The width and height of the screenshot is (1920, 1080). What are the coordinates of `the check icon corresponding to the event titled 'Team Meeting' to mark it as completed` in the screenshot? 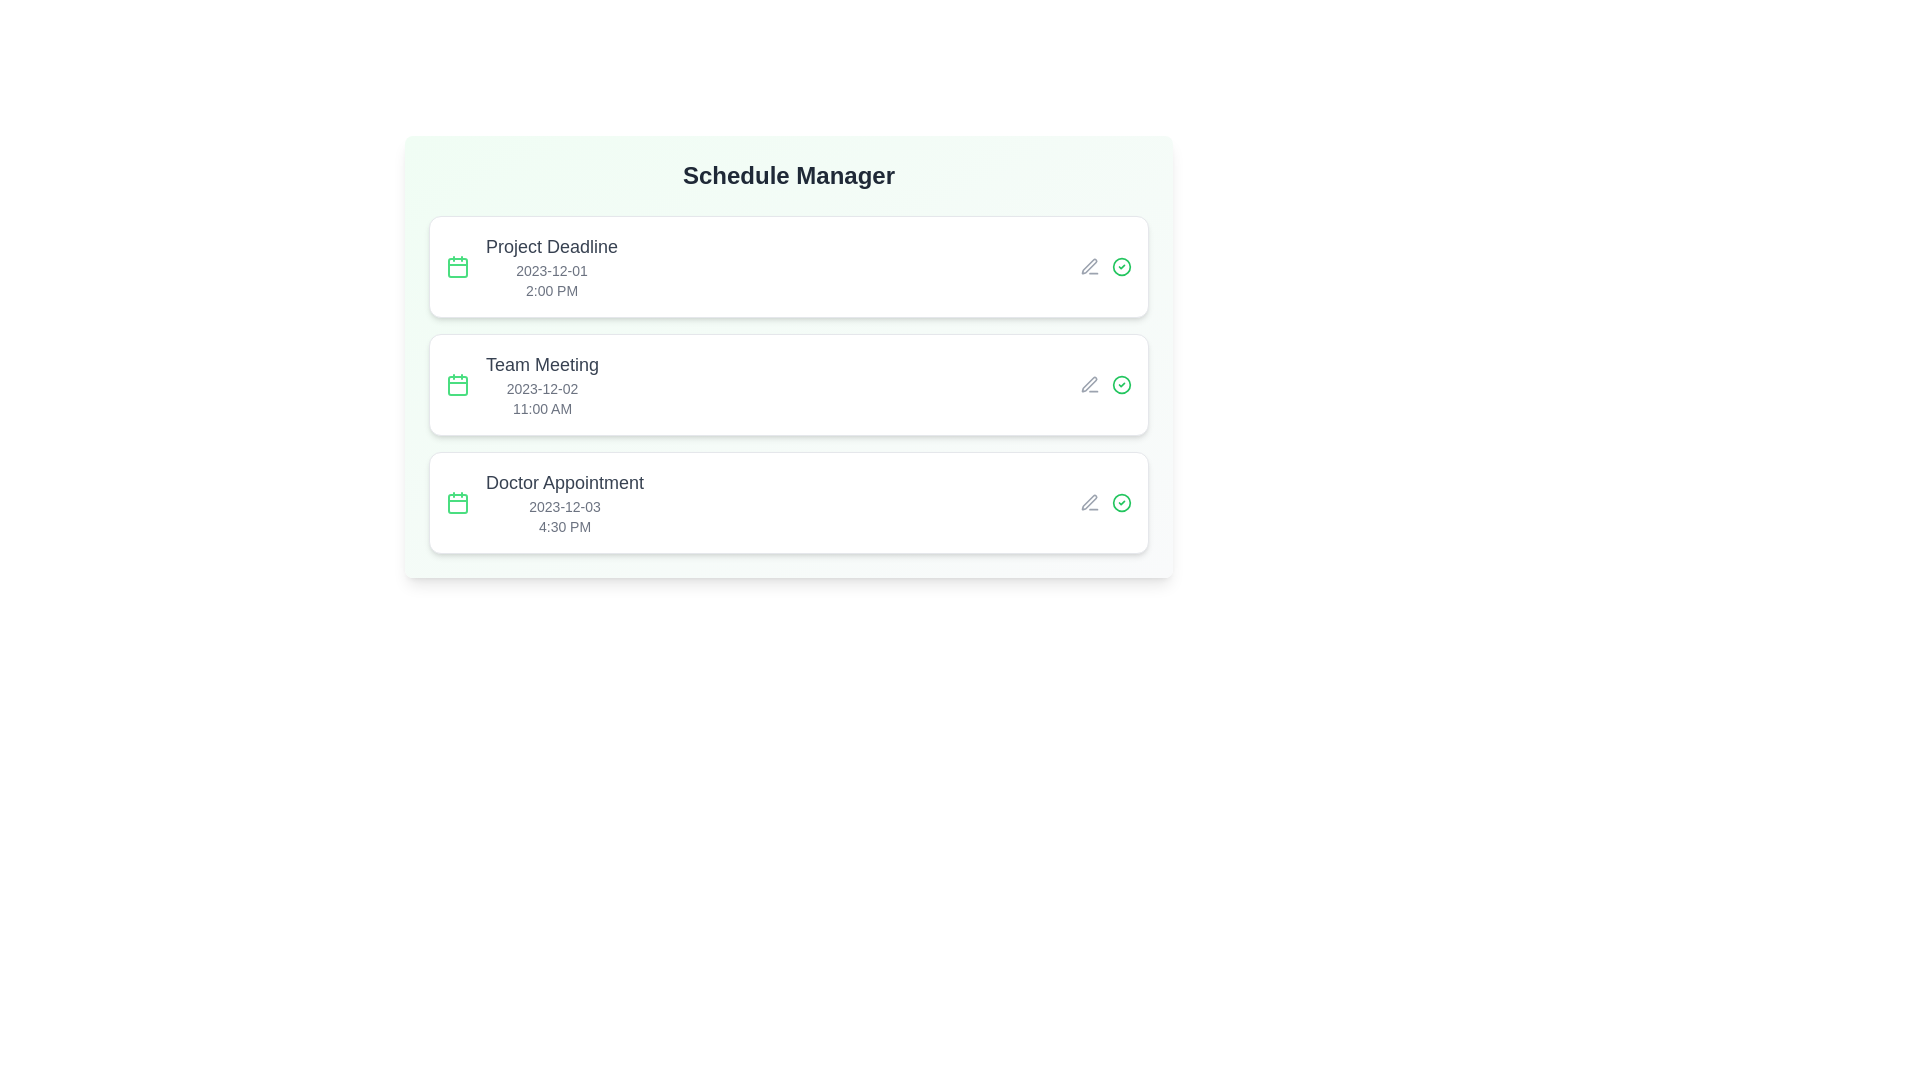 It's located at (1122, 385).